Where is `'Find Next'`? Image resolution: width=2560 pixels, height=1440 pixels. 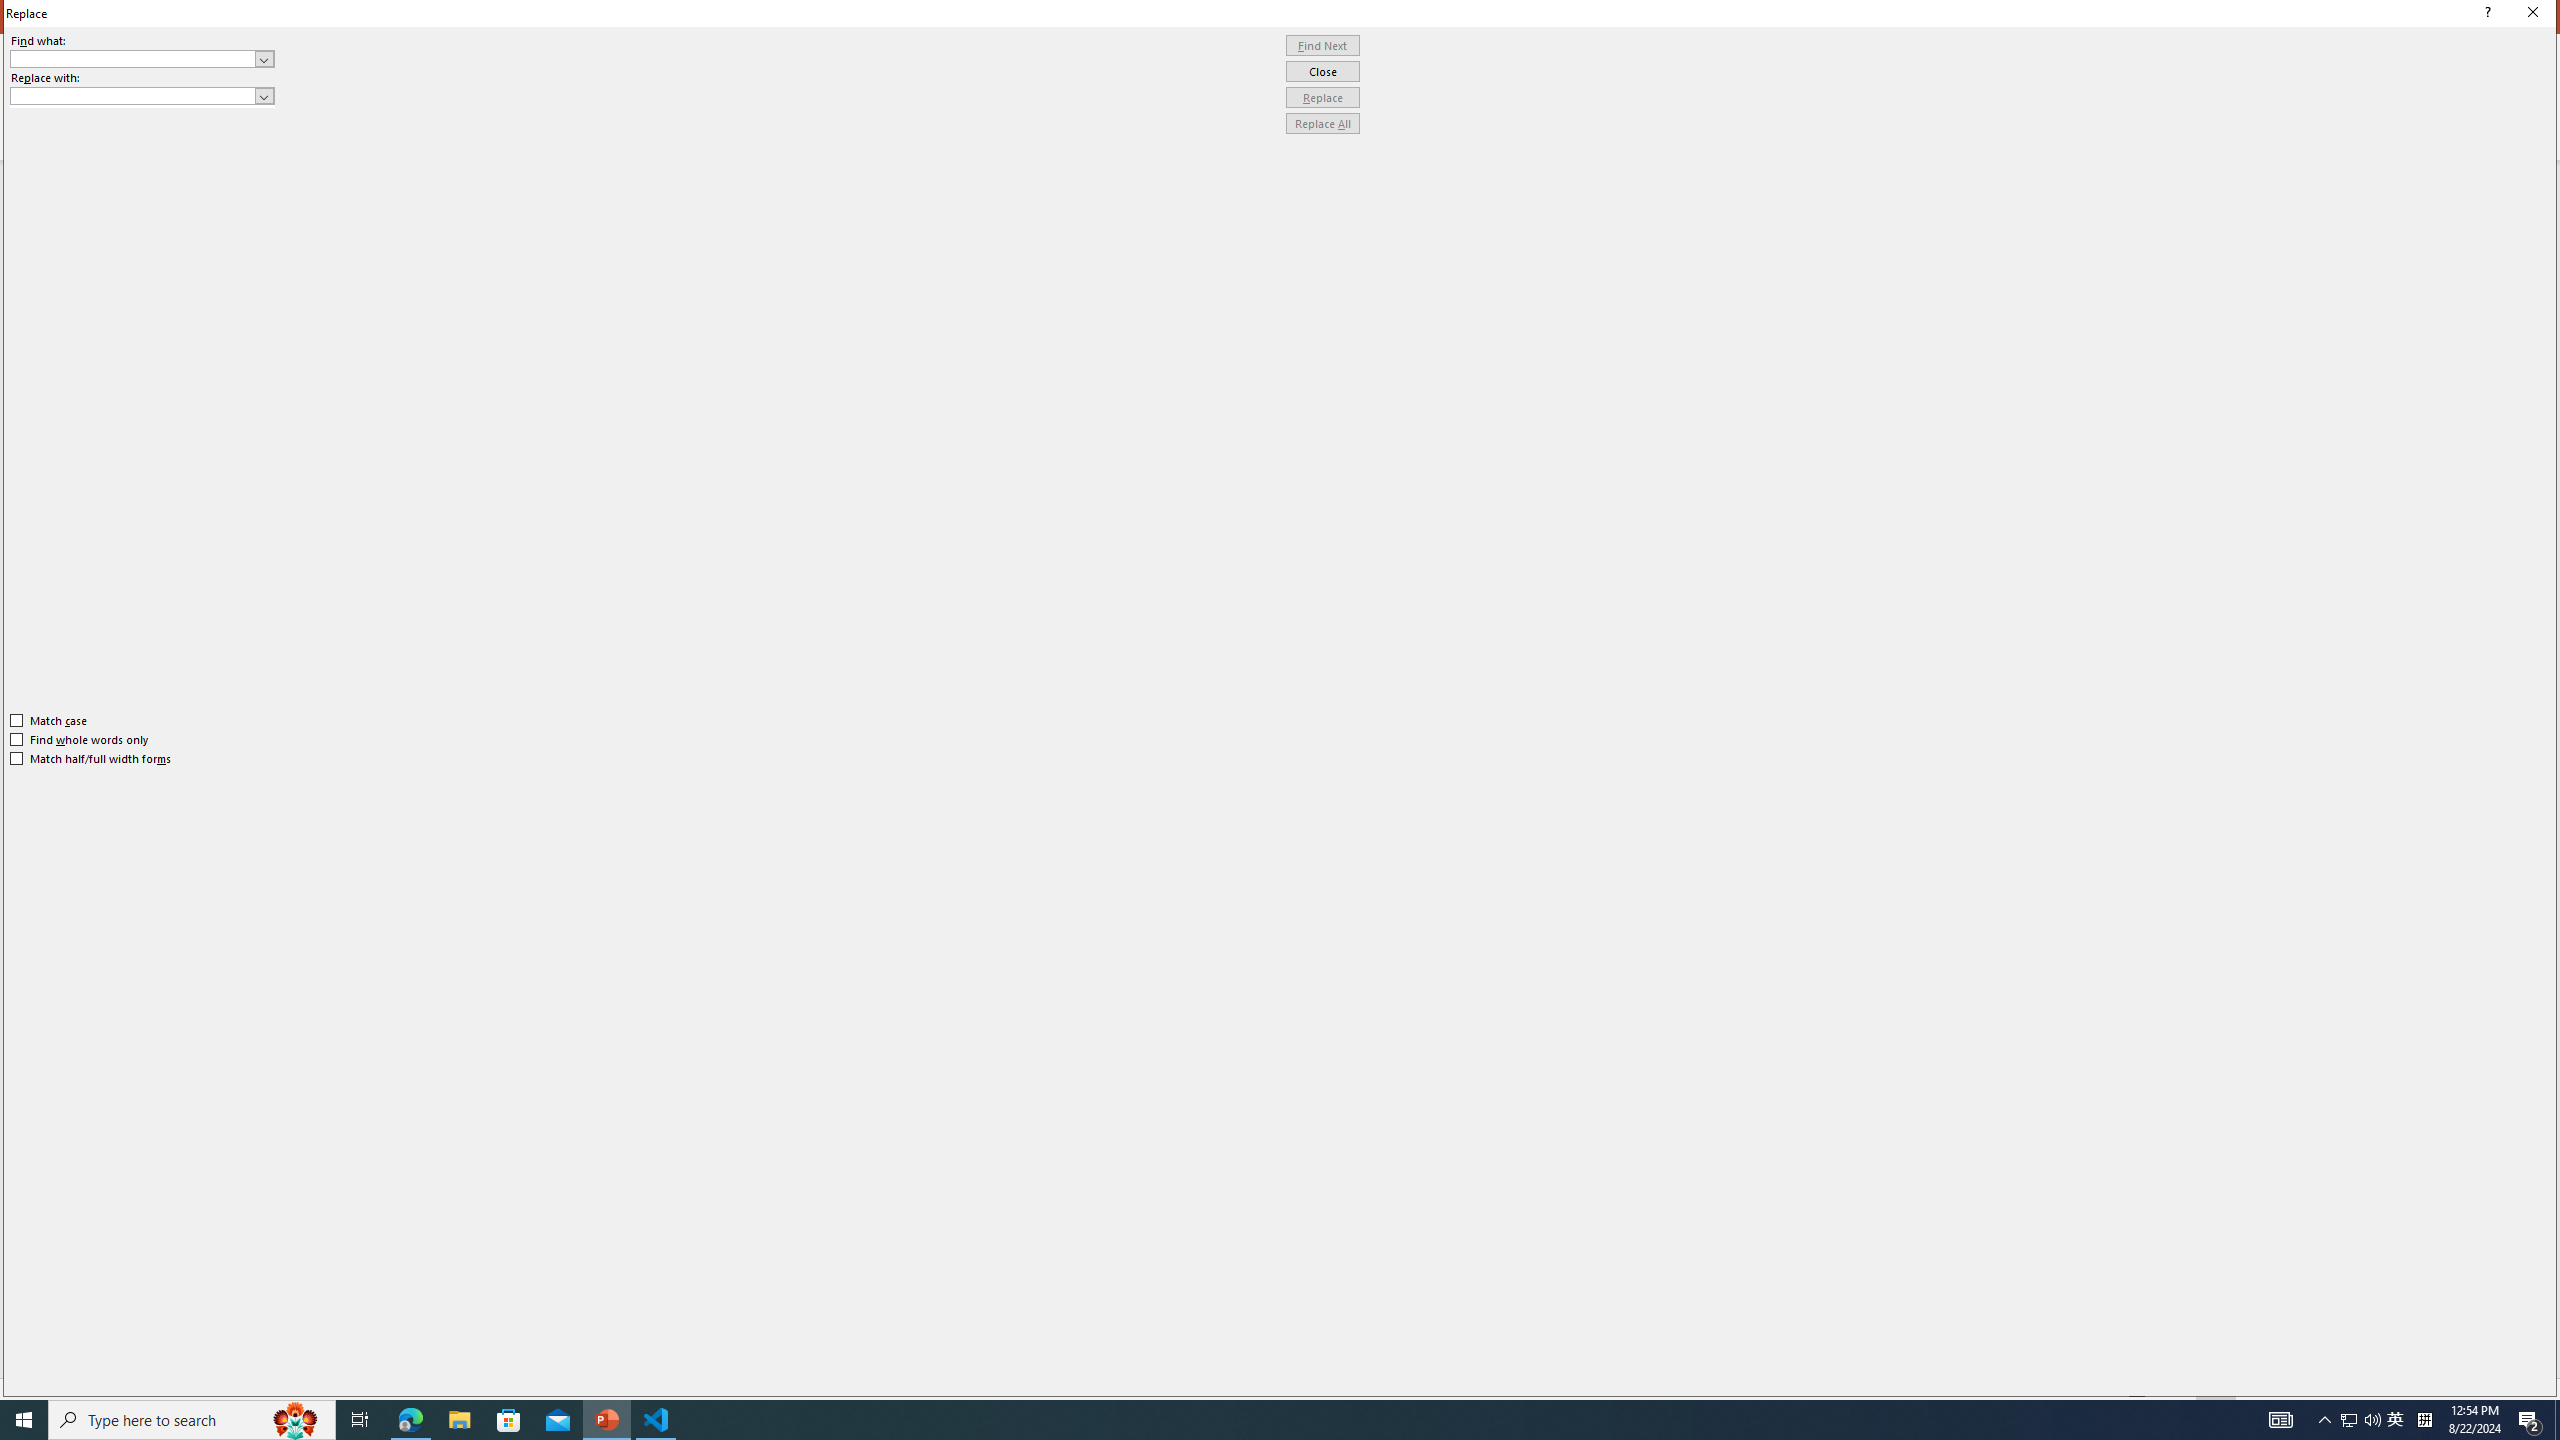
'Find Next' is located at coordinates (1322, 45).